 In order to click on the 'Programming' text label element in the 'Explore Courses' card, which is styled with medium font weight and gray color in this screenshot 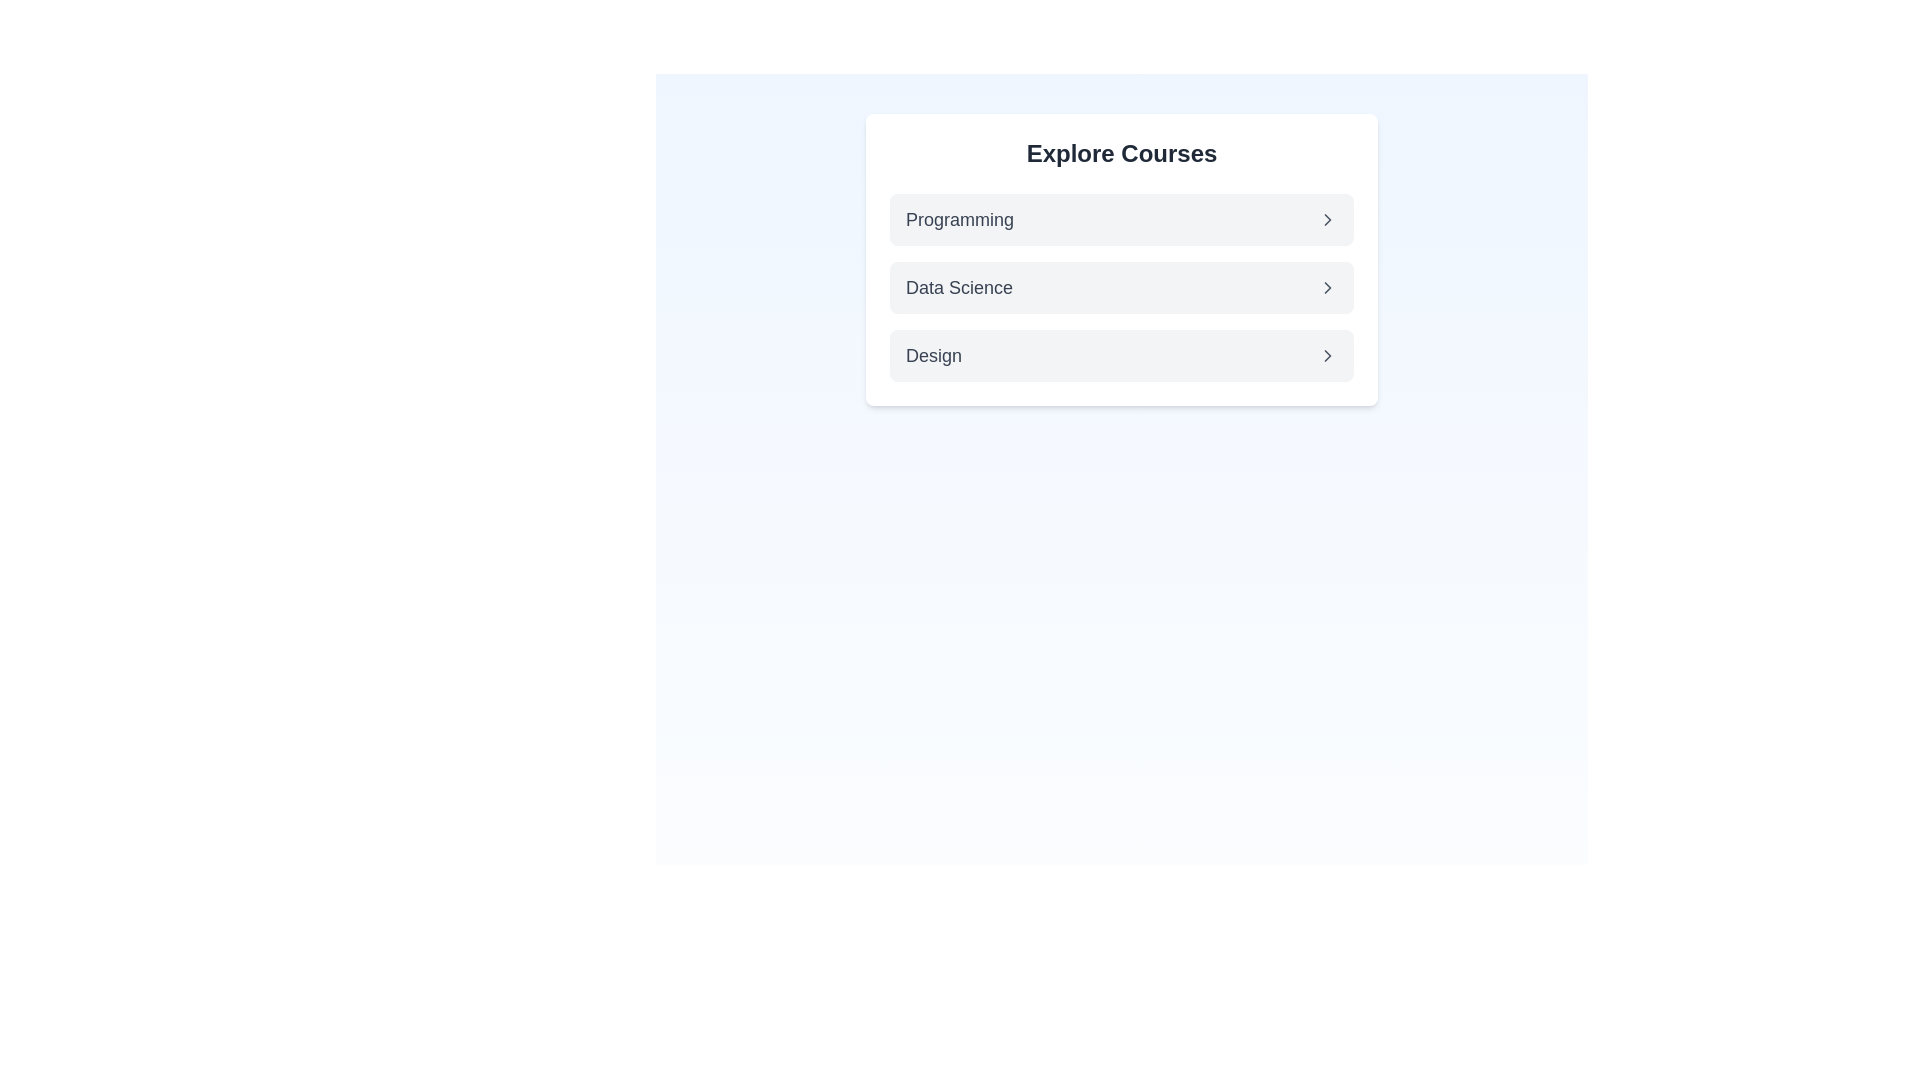, I will do `click(960, 219)`.